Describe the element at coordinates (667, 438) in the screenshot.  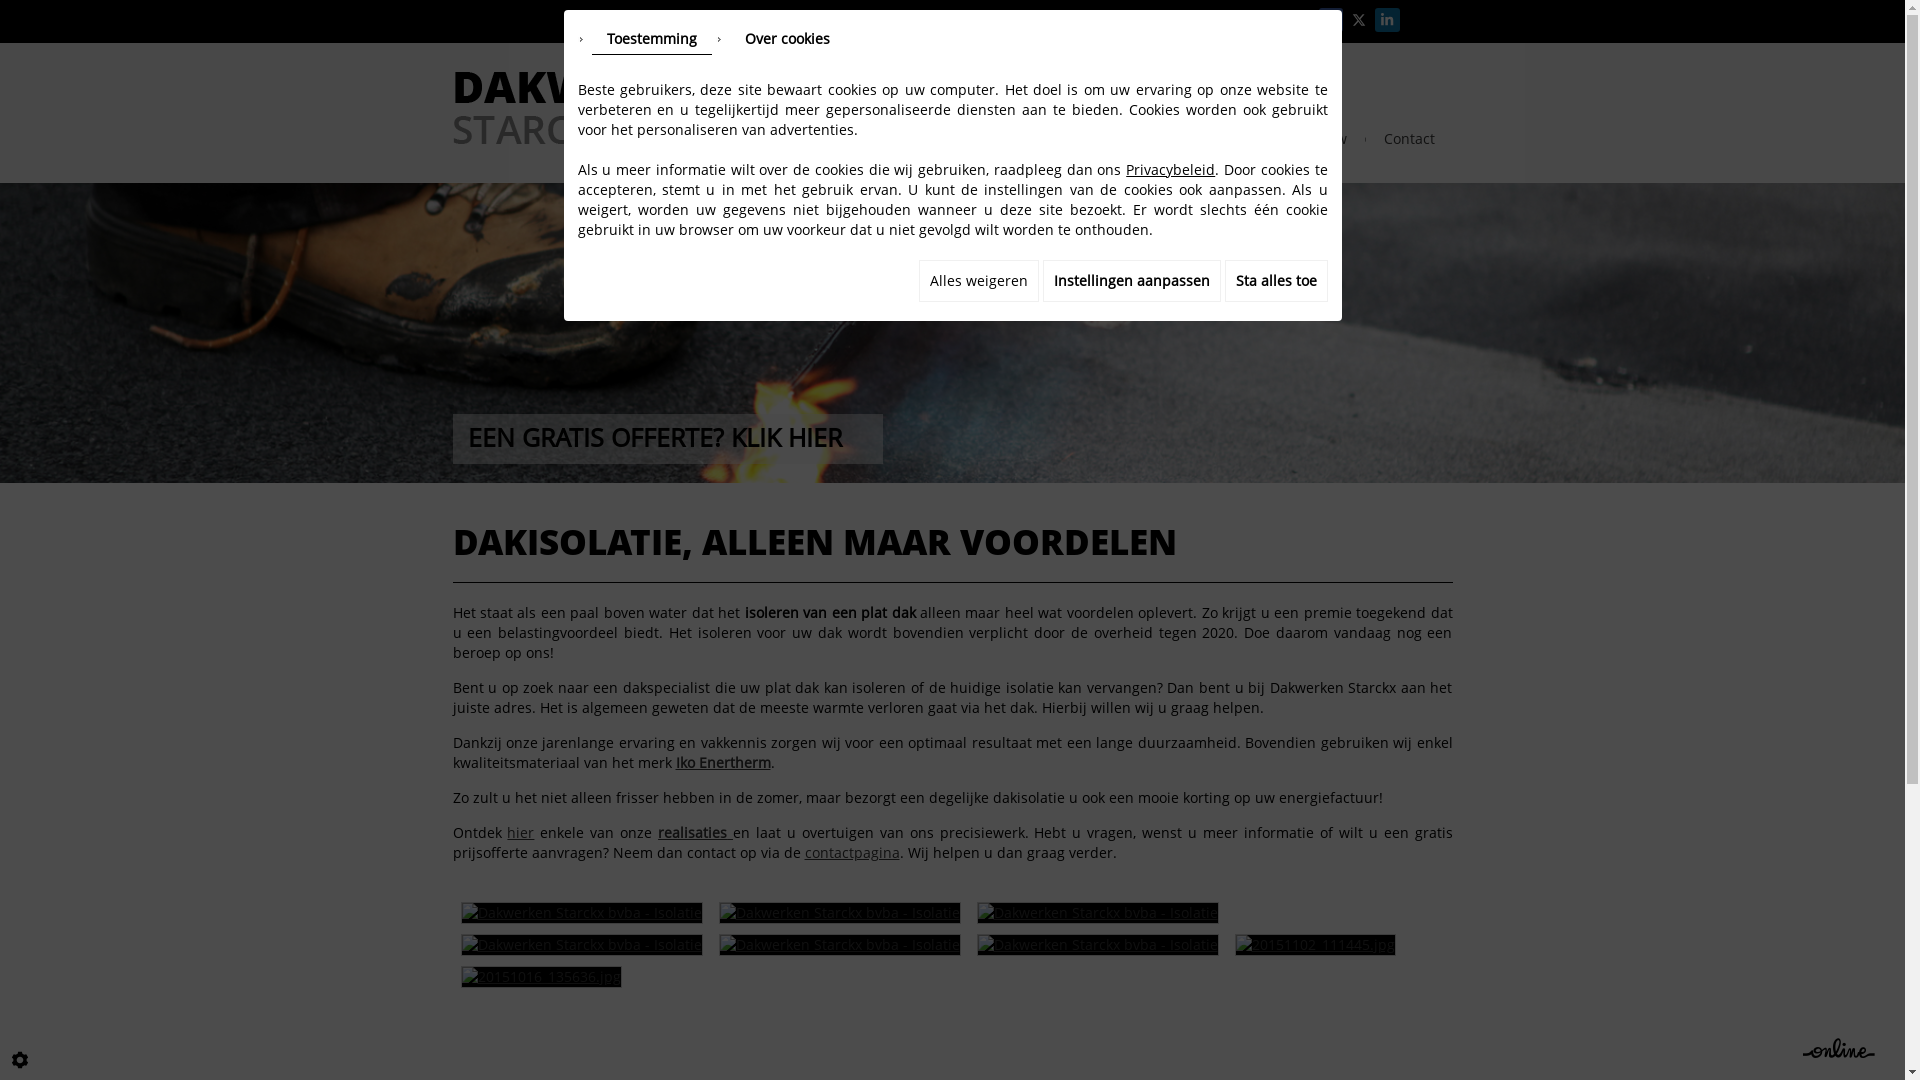
I see `'EEN GRATIS OFFERTE? KLIK HIER'` at that location.